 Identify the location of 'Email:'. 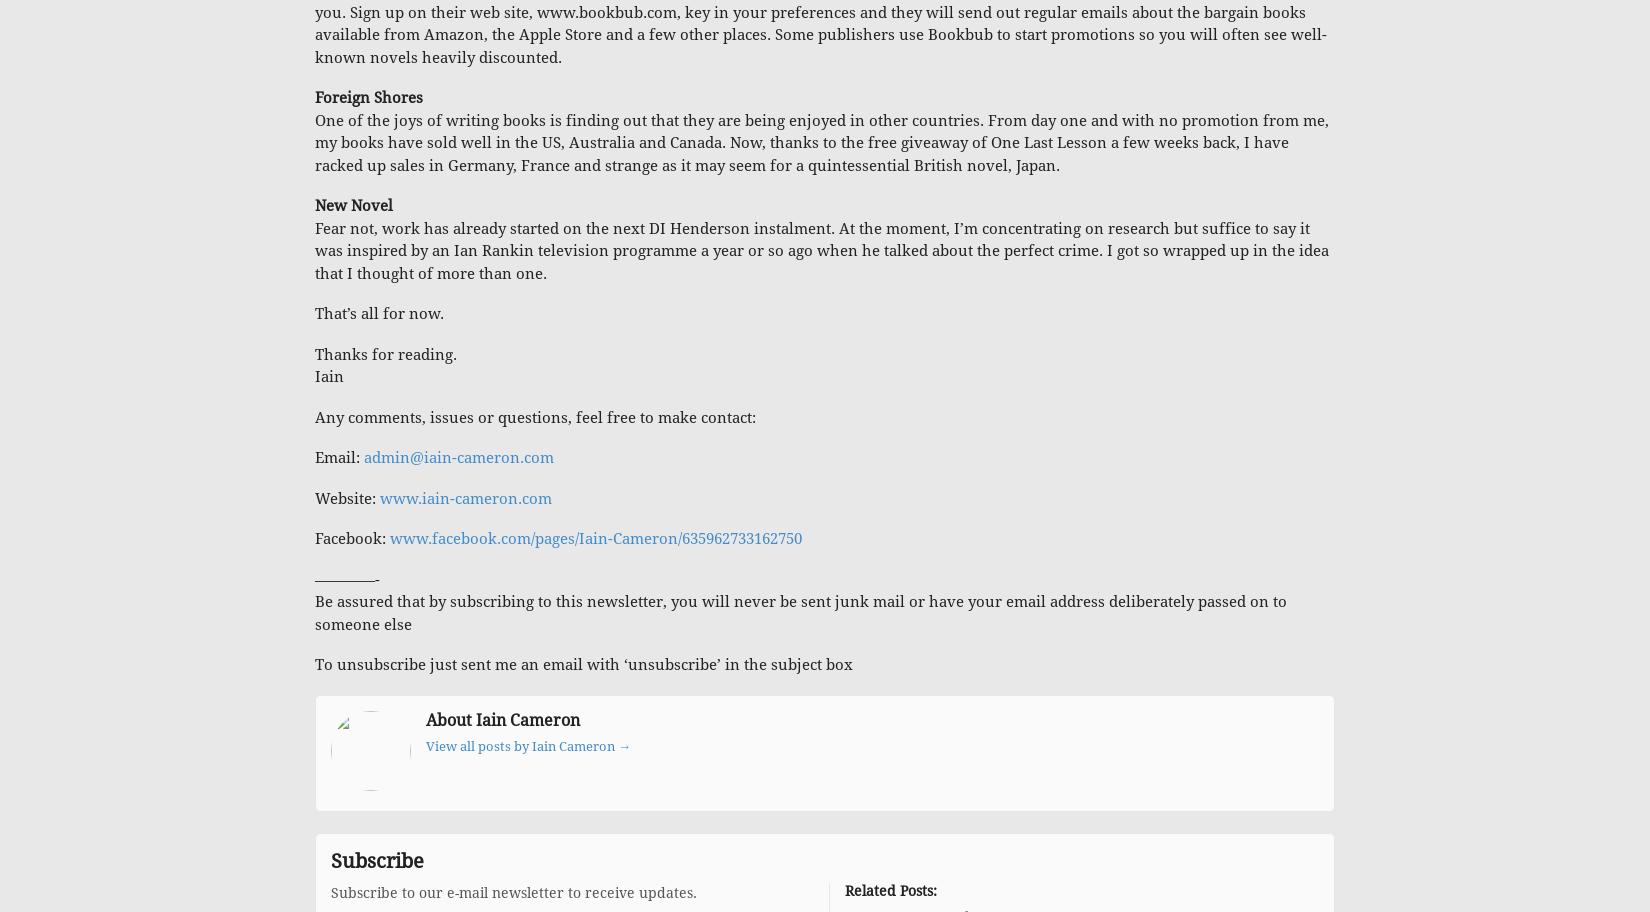
(339, 458).